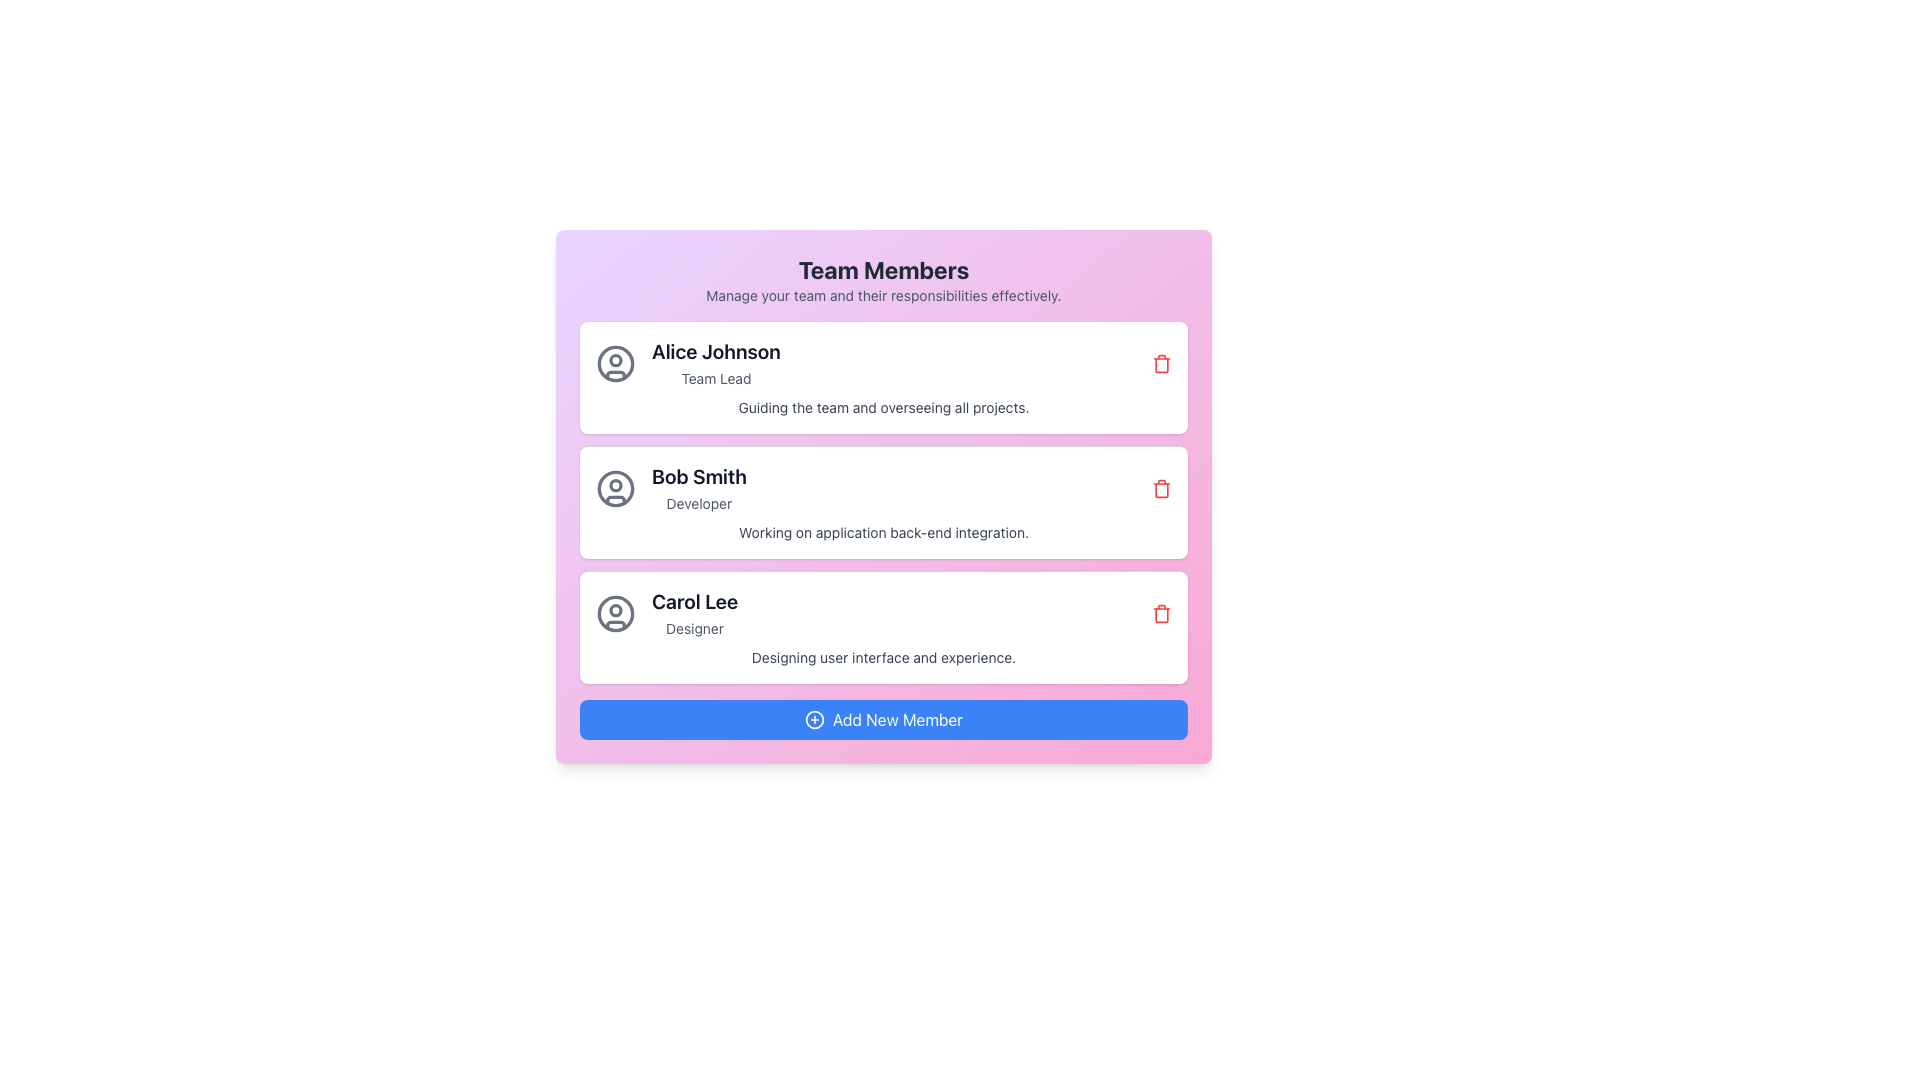 This screenshot has width=1920, height=1080. What do you see at coordinates (695, 612) in the screenshot?
I see `name 'Carol Lee' and title 'Designer' displayed in the text label pair, which is the third entry under the 'Team Members' heading` at bounding box center [695, 612].